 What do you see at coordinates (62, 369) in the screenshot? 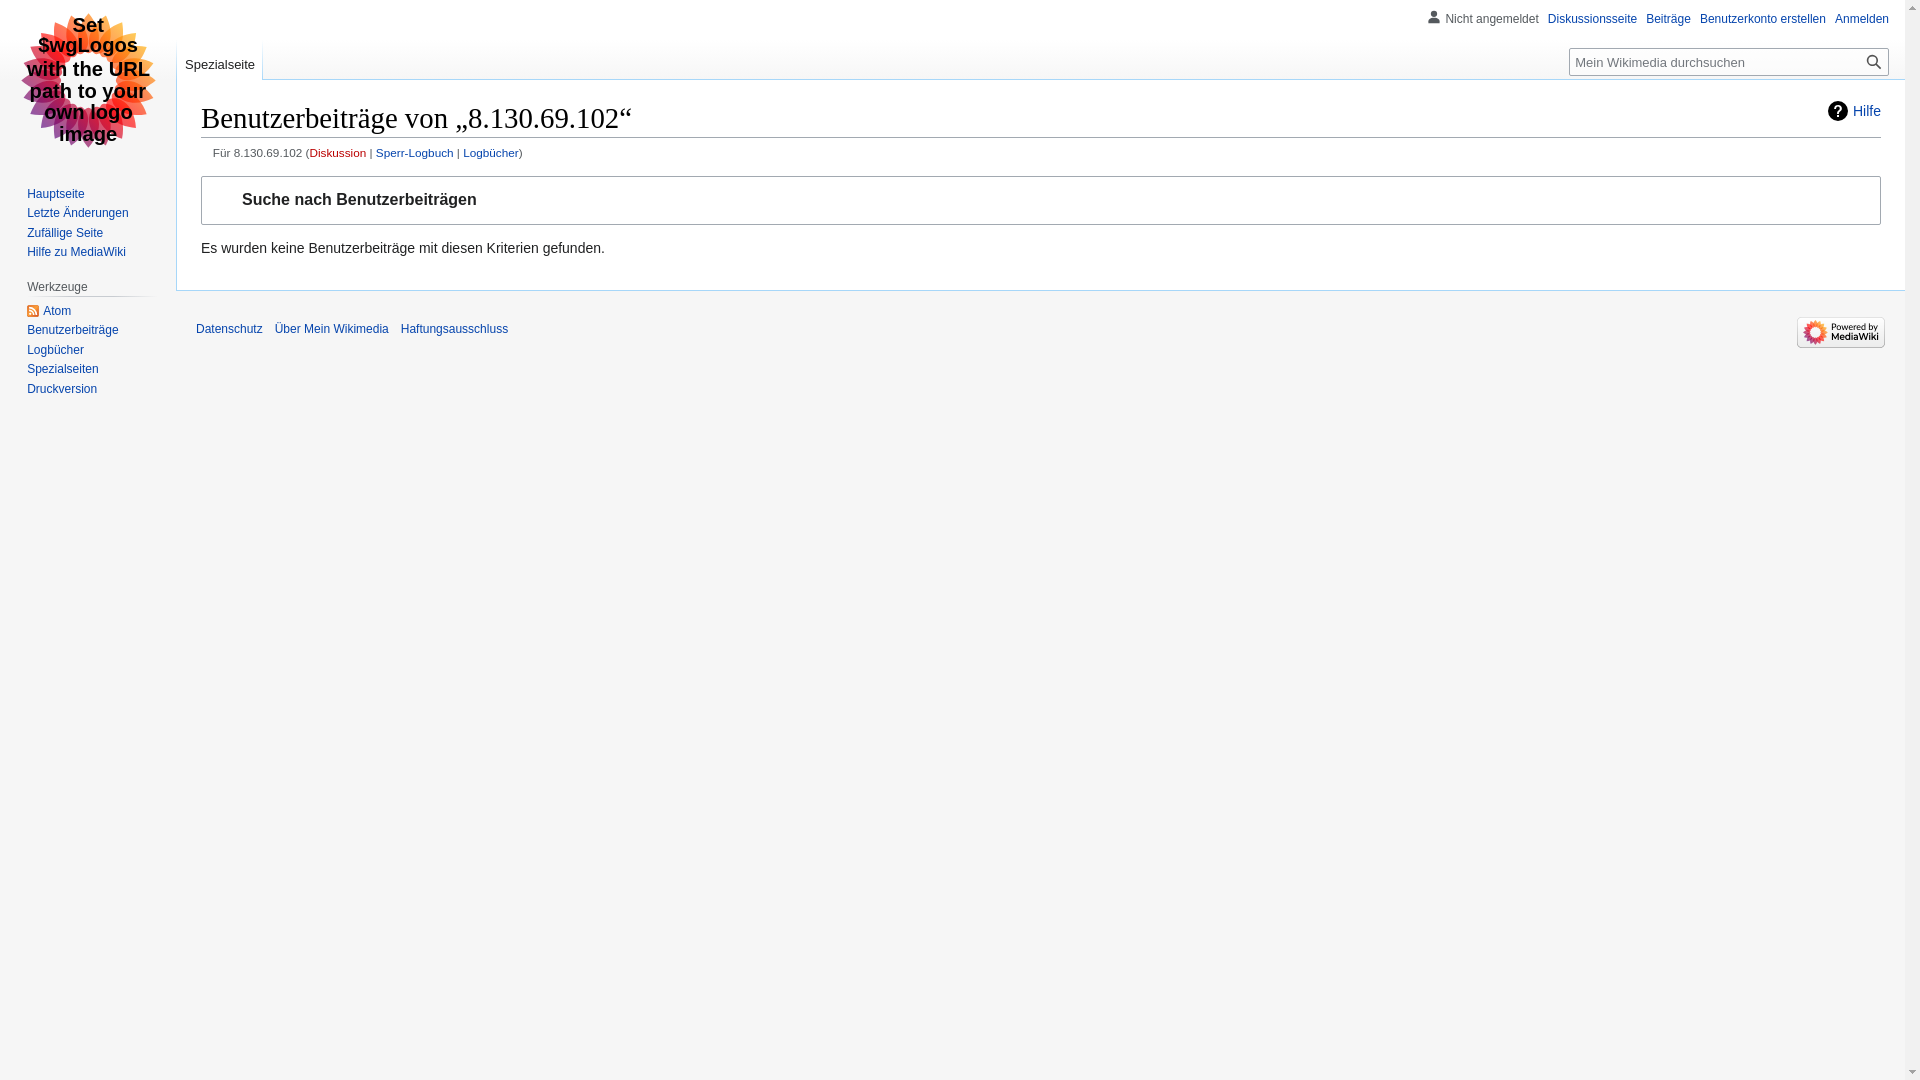
I see `'Spezialseiten'` at bounding box center [62, 369].